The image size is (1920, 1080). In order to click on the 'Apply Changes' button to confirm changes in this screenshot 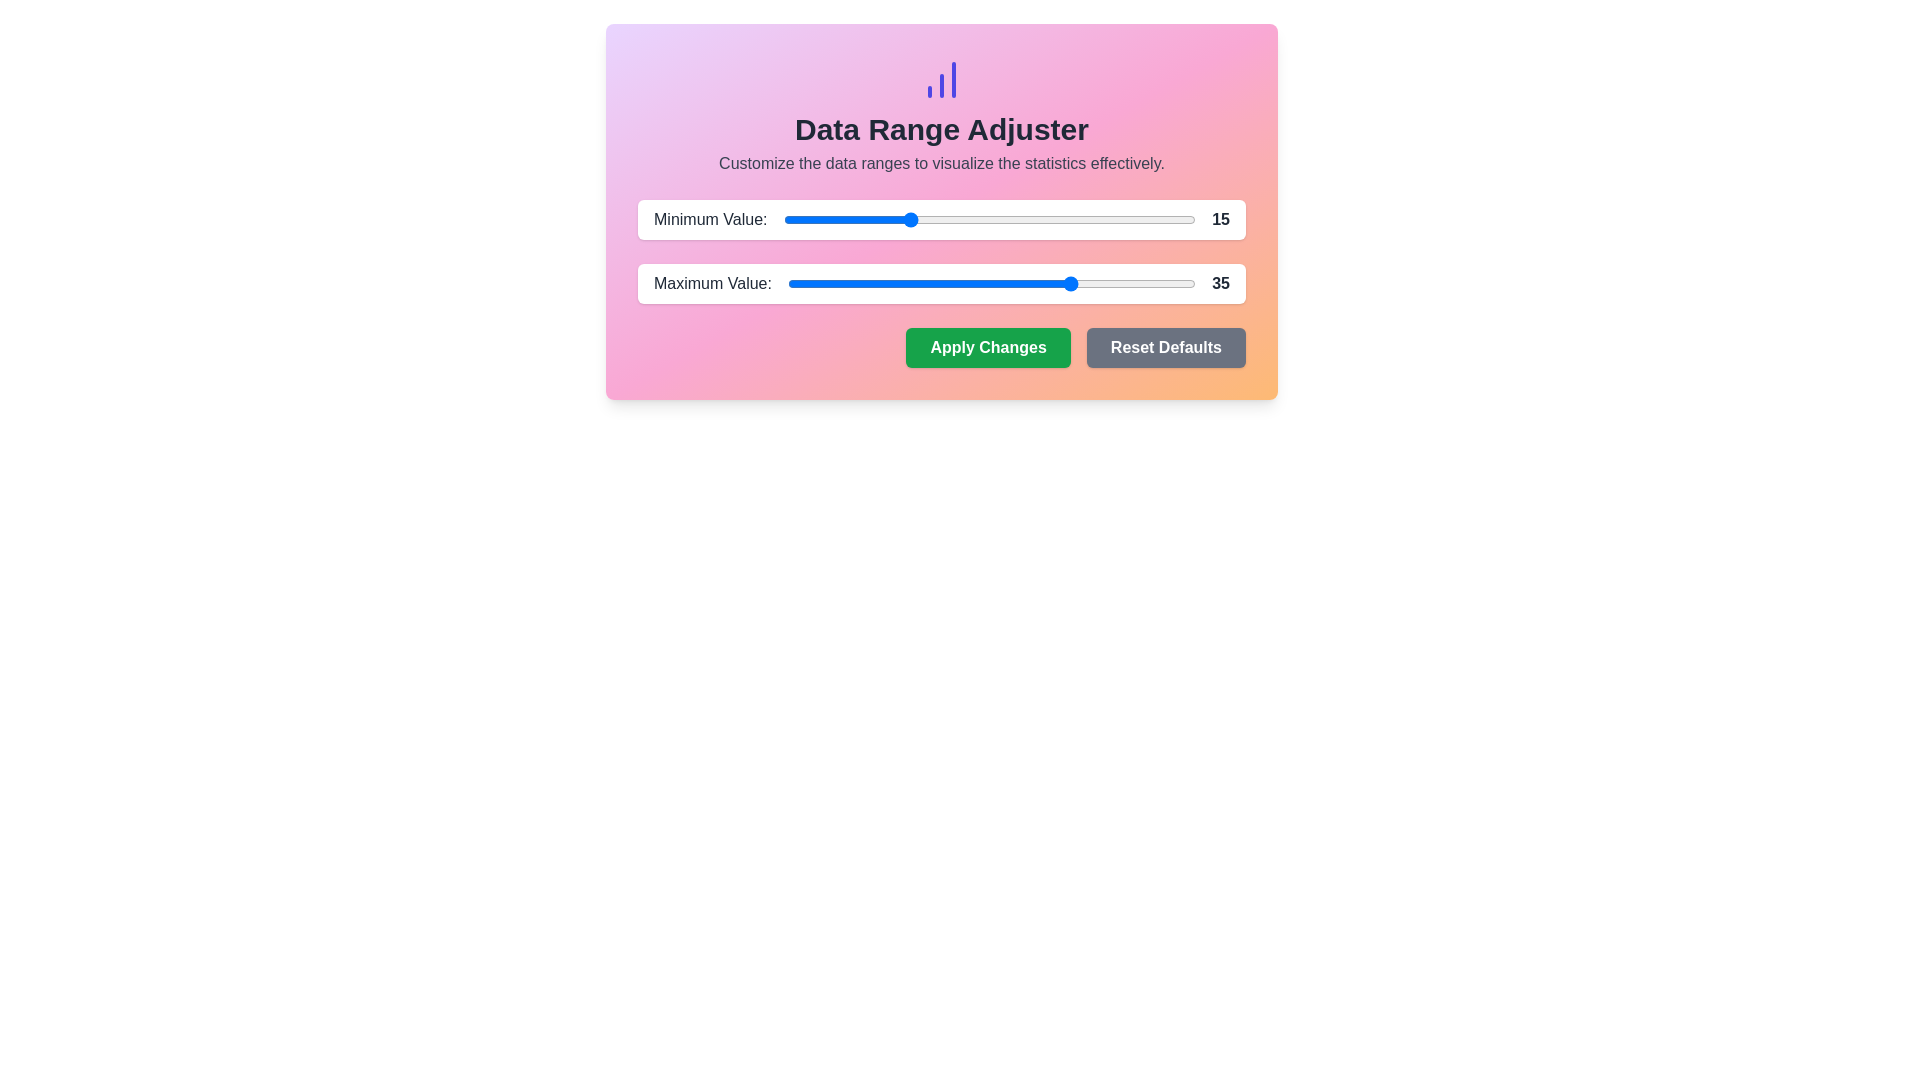, I will do `click(988, 346)`.